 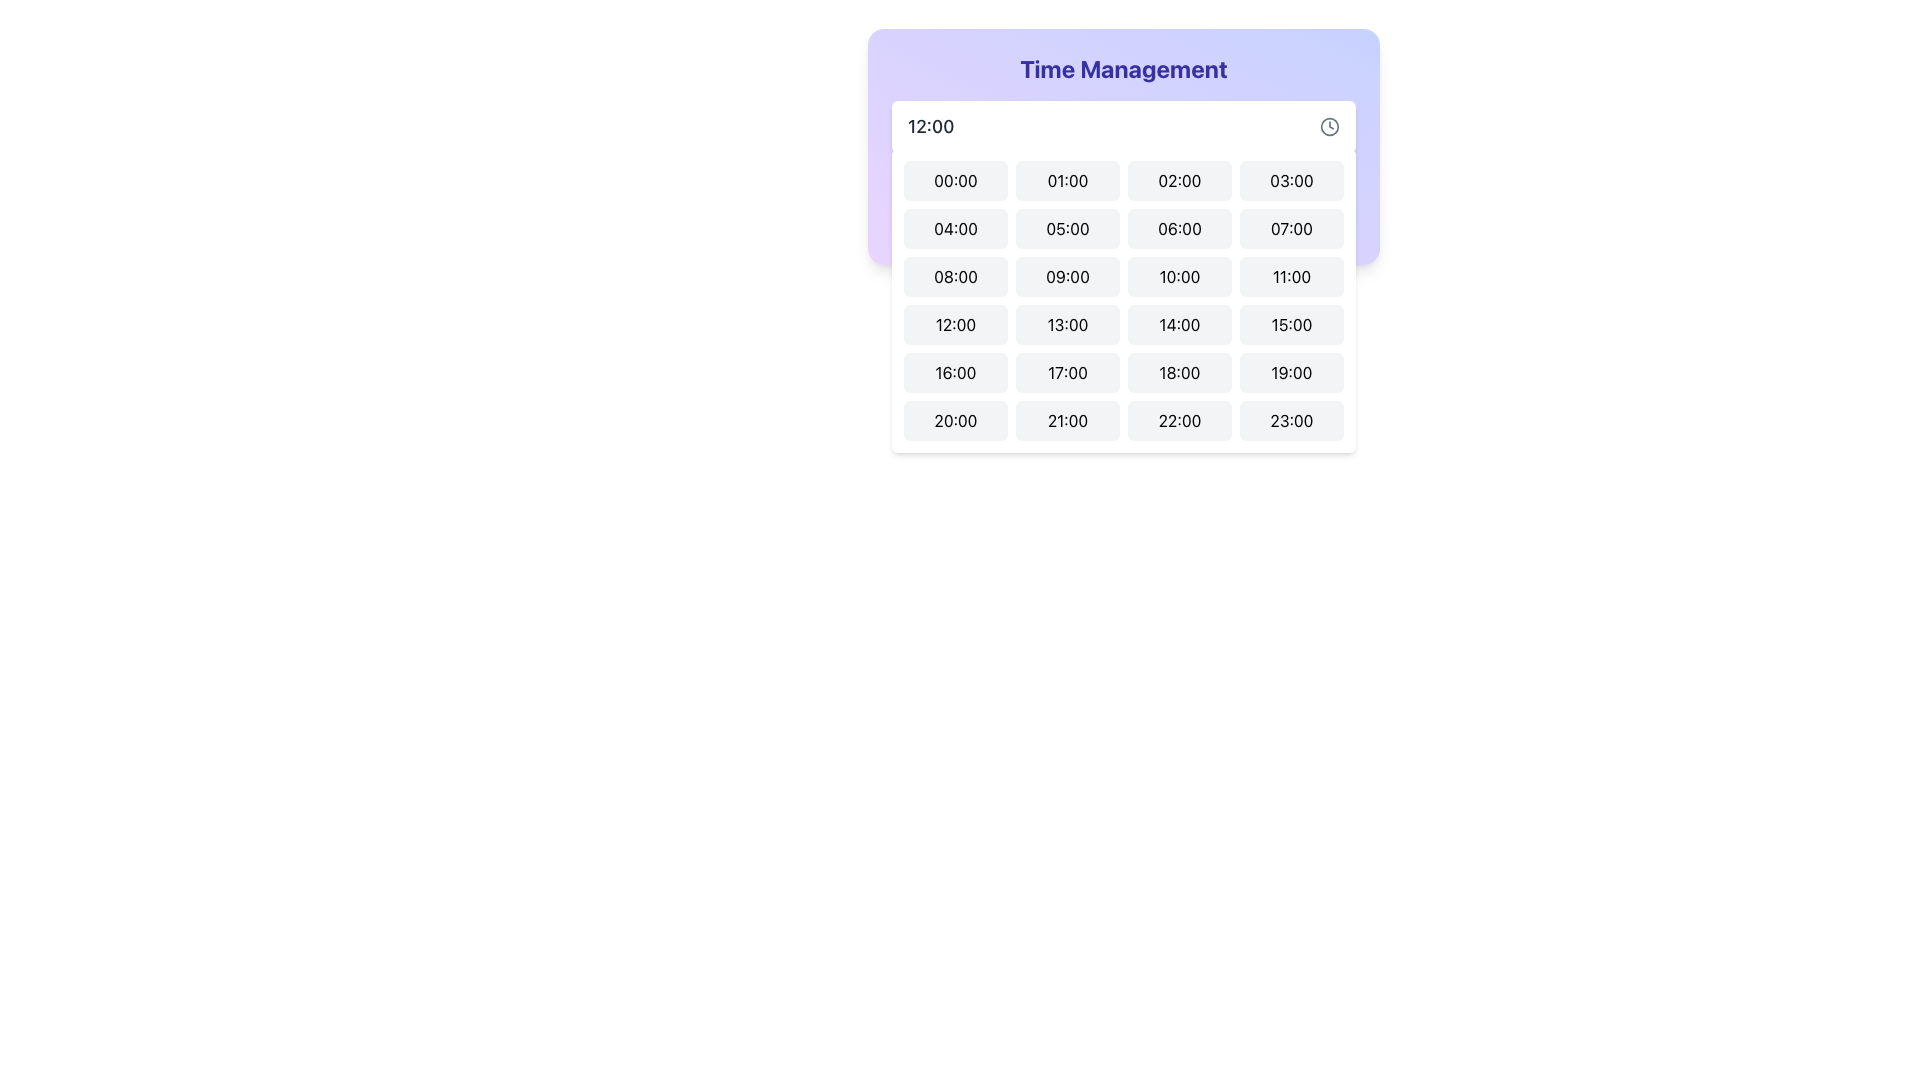 What do you see at coordinates (909, 196) in the screenshot?
I see `the inner circle of the SVG icon located near the top-left corner of the time selection grid, adjacent to the '00:00' time option` at bounding box center [909, 196].